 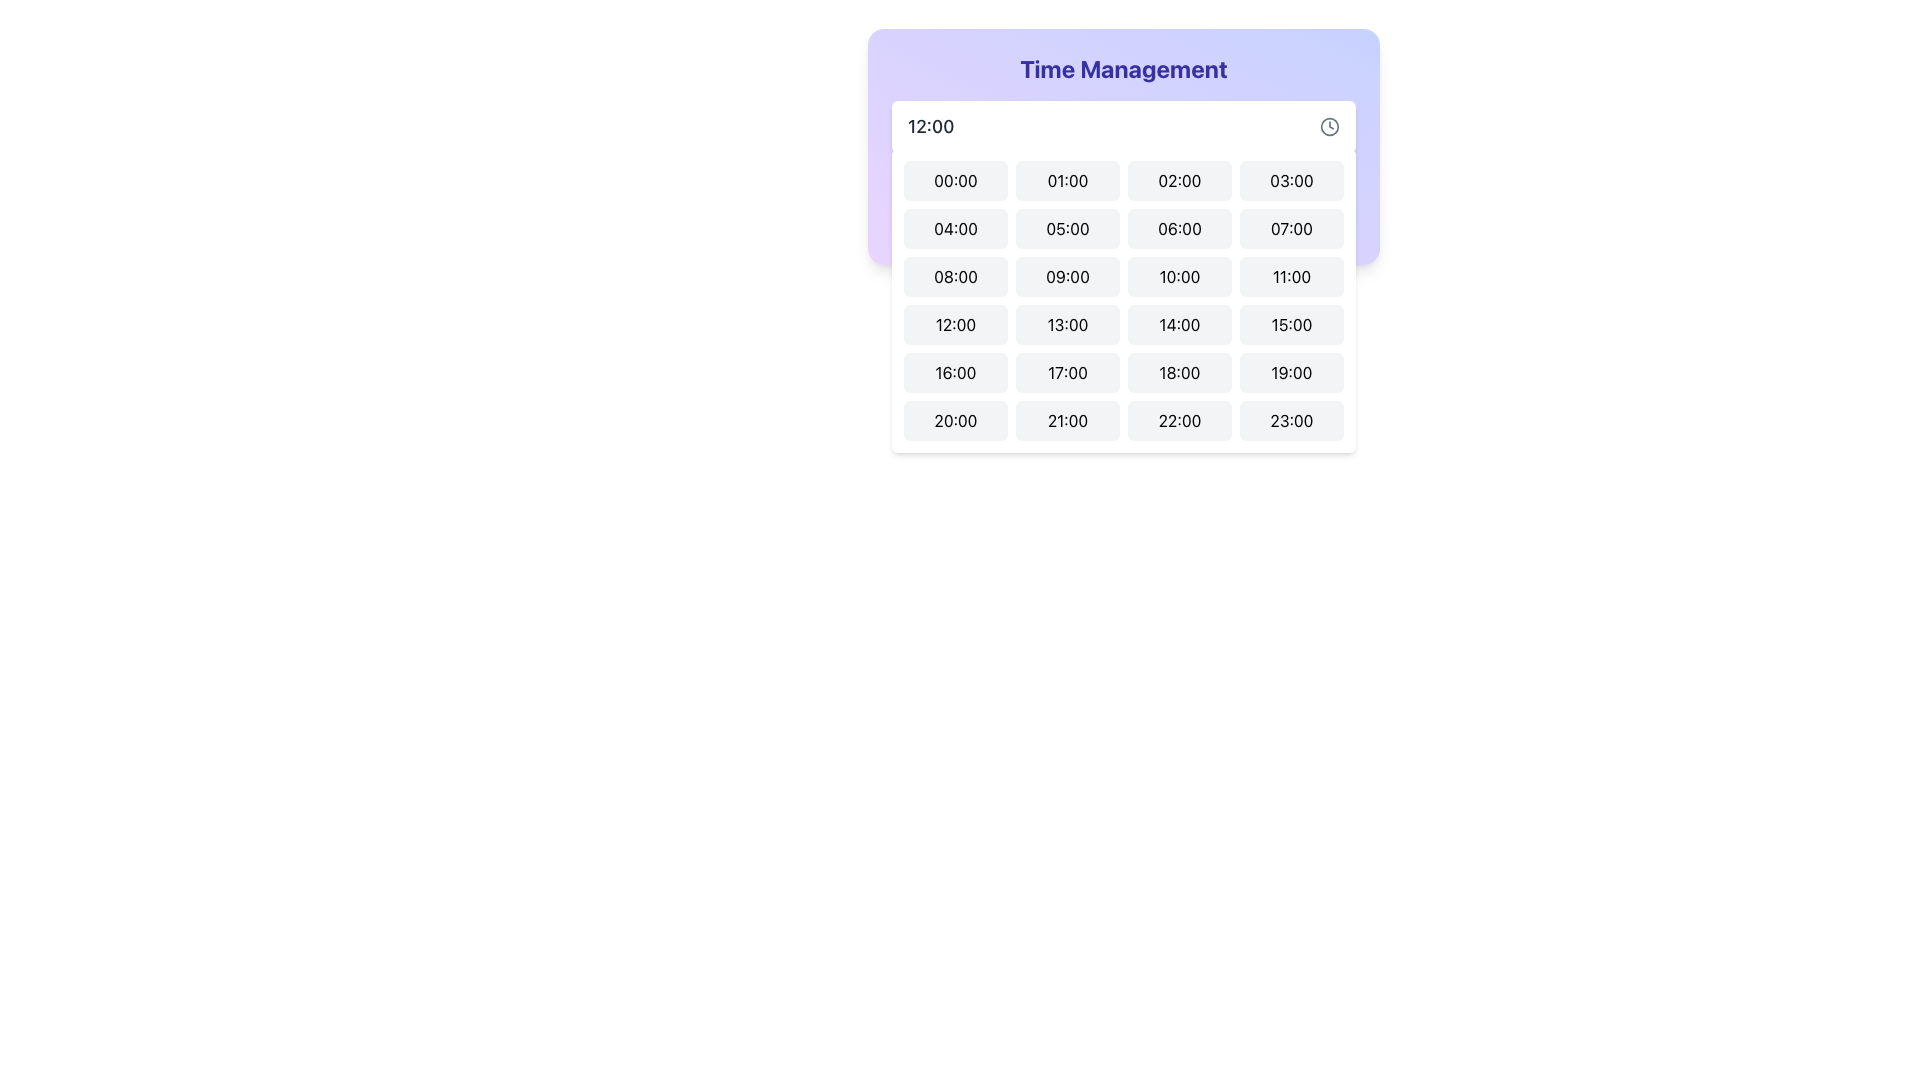 What do you see at coordinates (909, 196) in the screenshot?
I see `the inner circle of the SVG icon located near the top-left corner of the time selection grid, adjacent to the '00:00' time option` at bounding box center [909, 196].